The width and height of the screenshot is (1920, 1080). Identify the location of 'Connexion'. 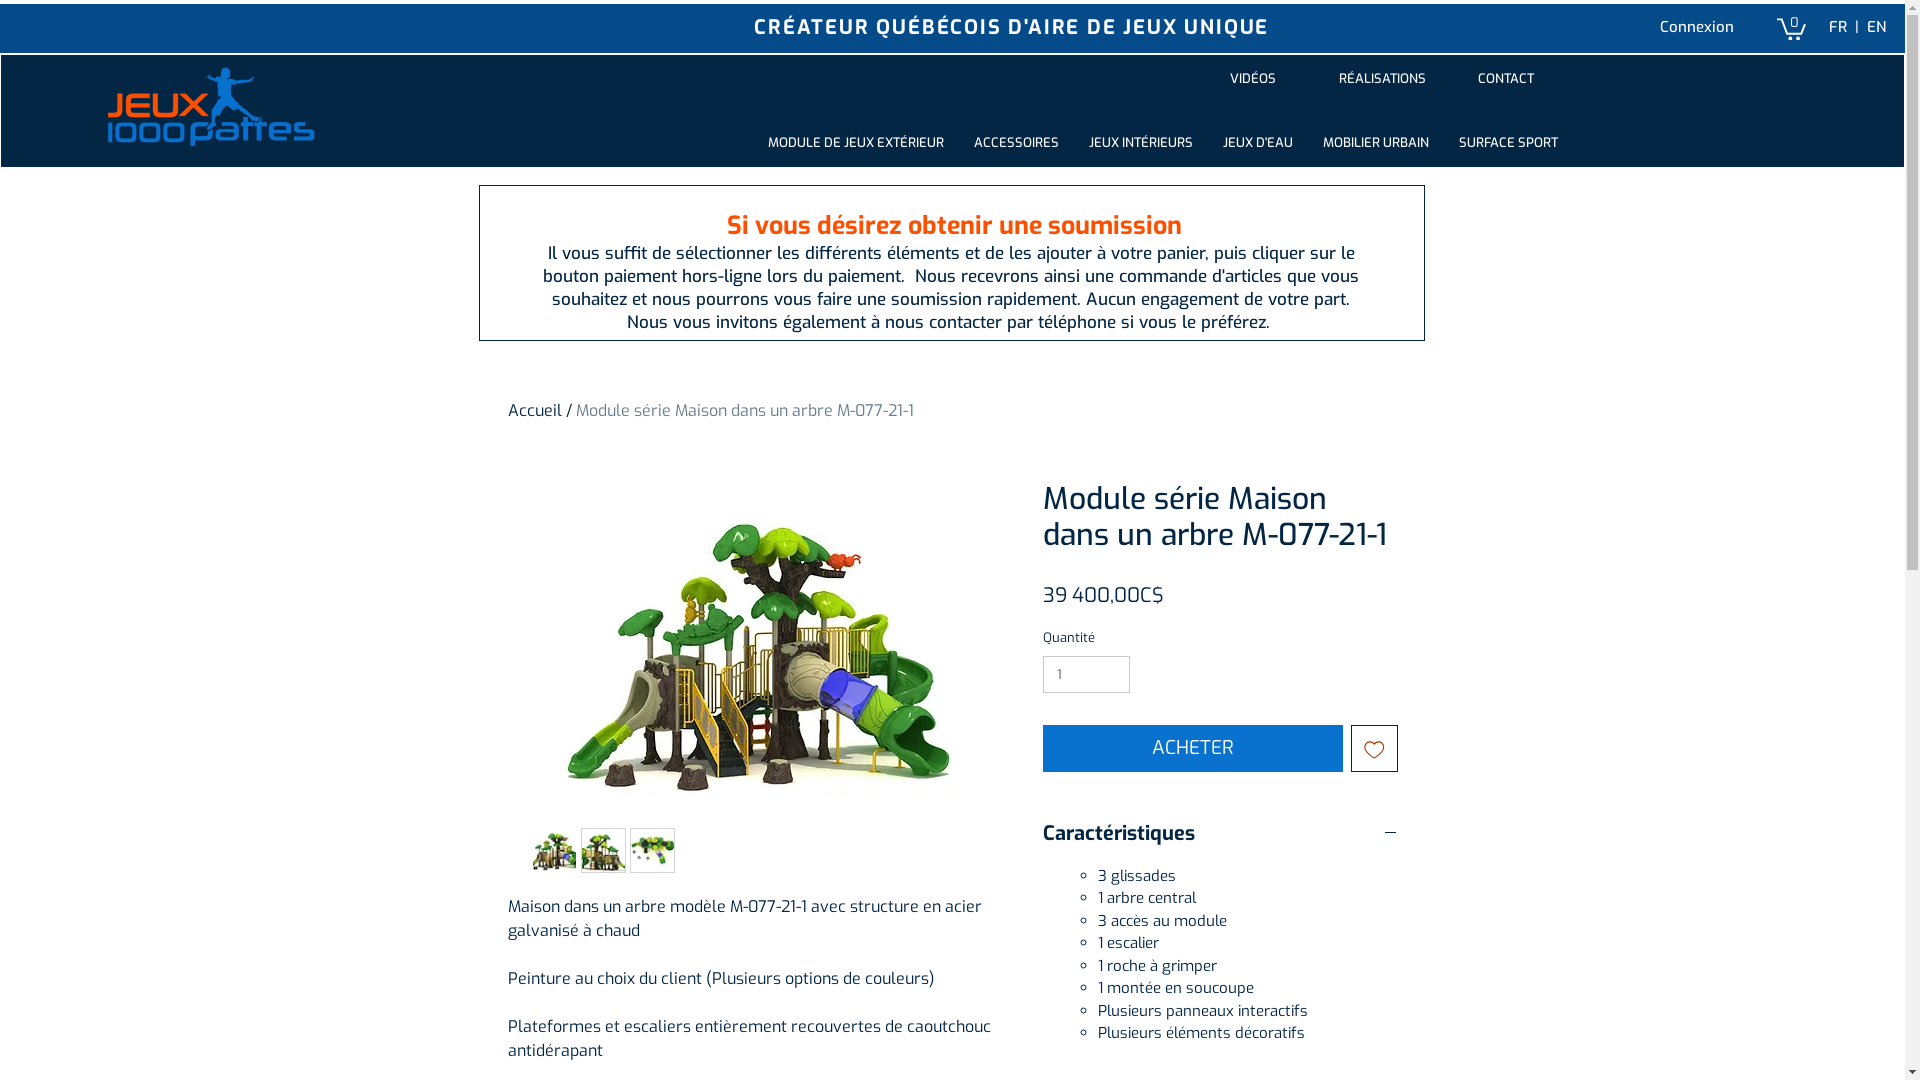
(1696, 27).